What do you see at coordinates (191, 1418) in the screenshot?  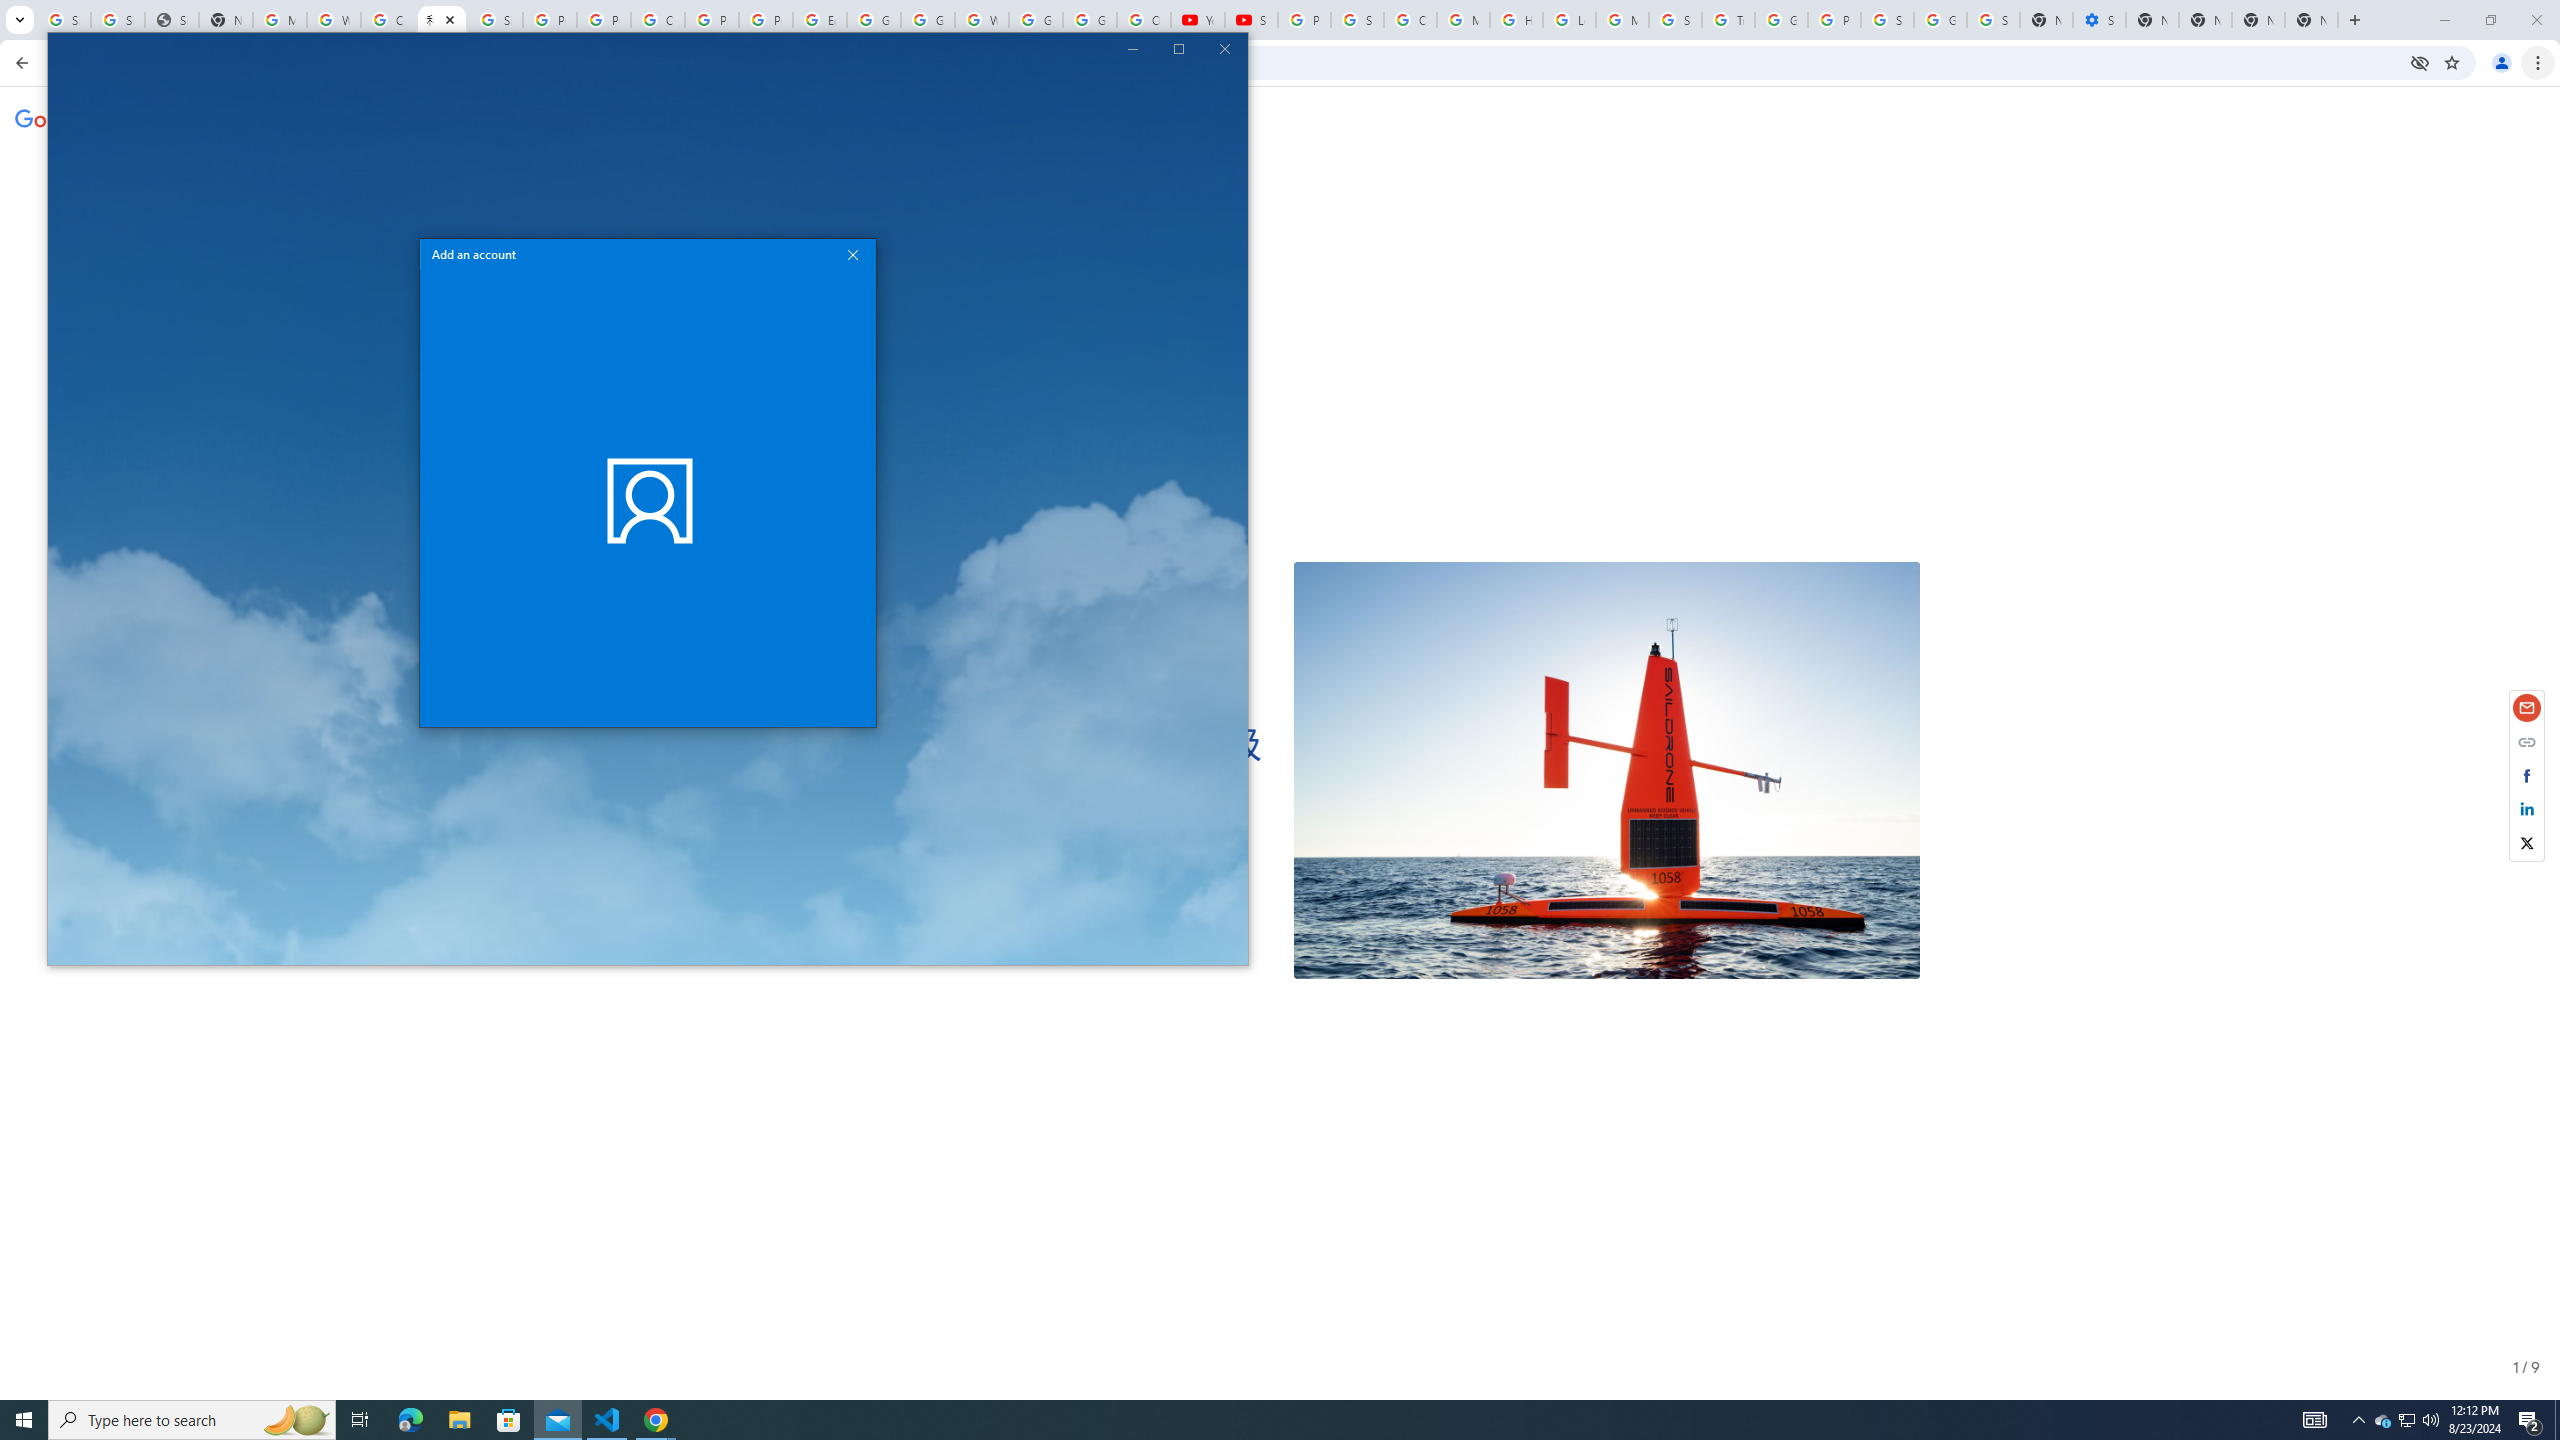 I see `'Type here to search'` at bounding box center [191, 1418].